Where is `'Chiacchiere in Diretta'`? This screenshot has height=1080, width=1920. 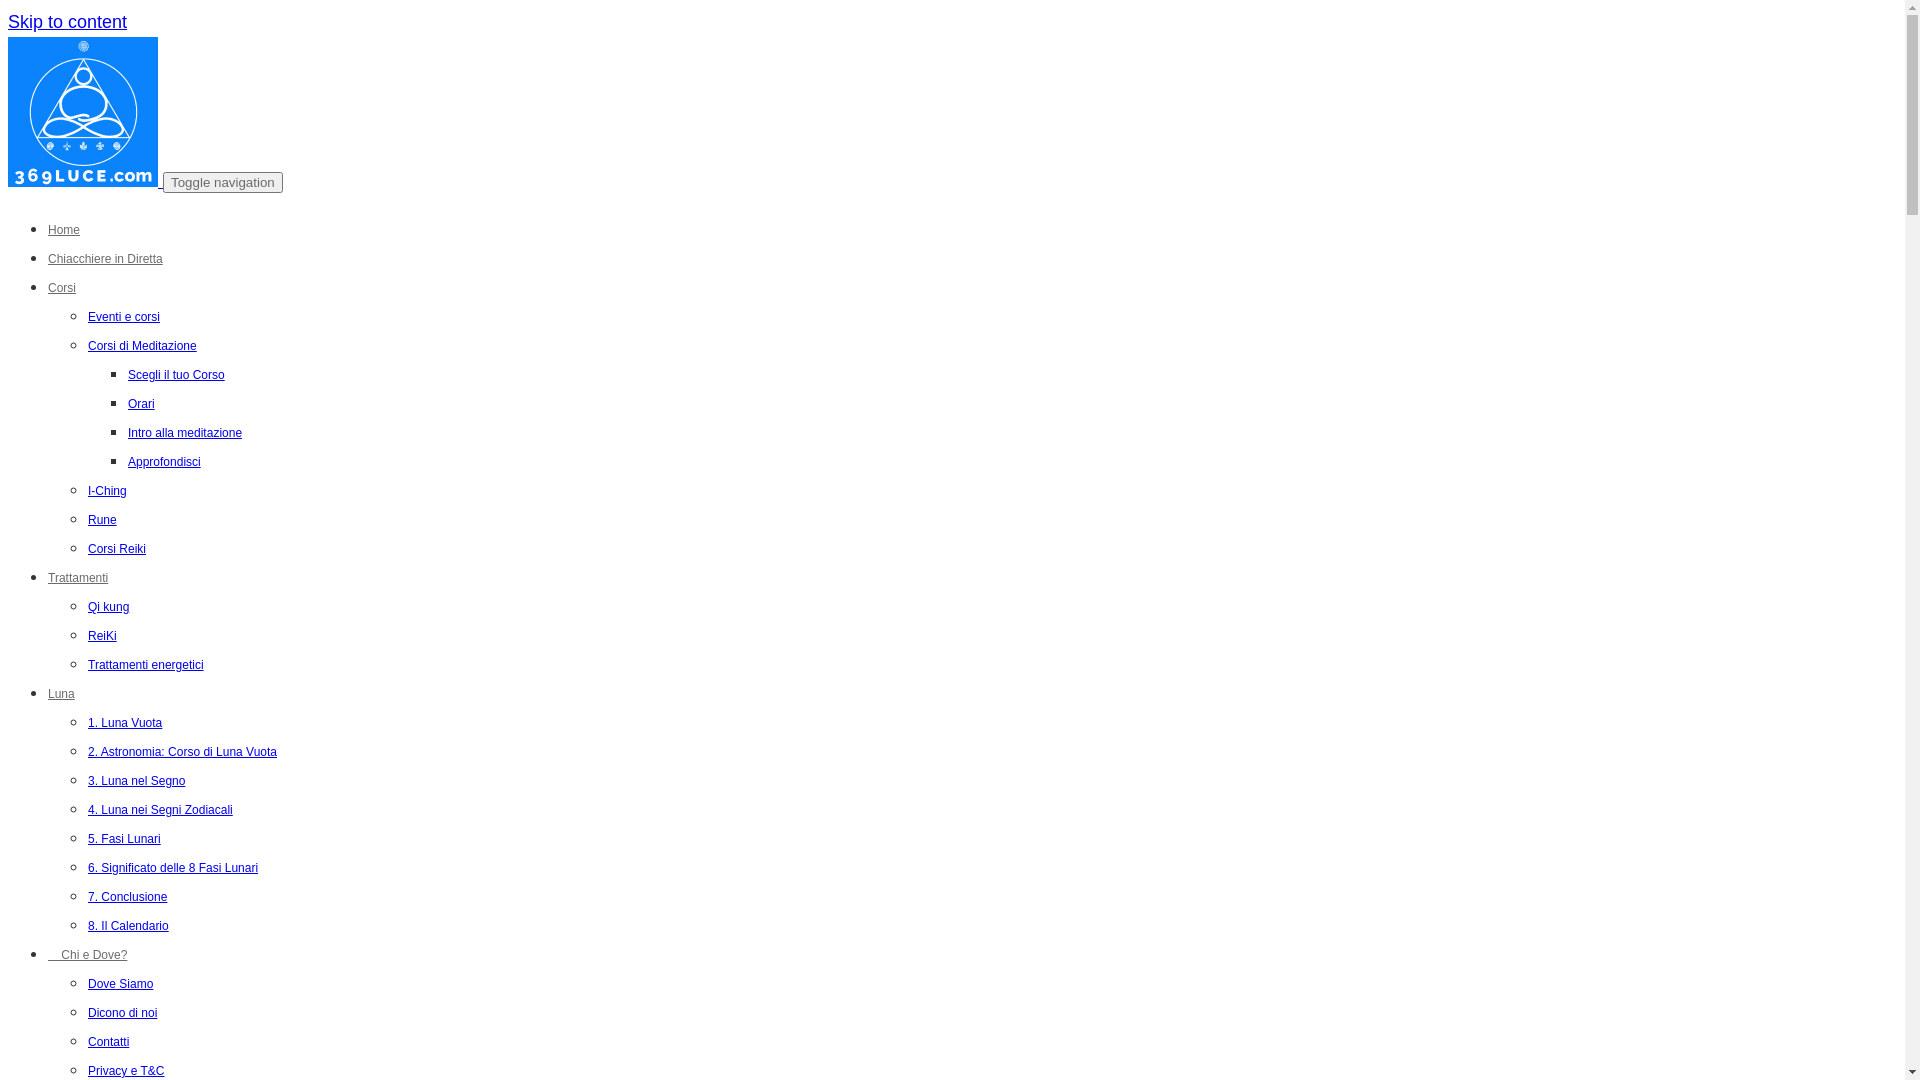
'Chiacchiere in Diretta' is located at coordinates (104, 257).